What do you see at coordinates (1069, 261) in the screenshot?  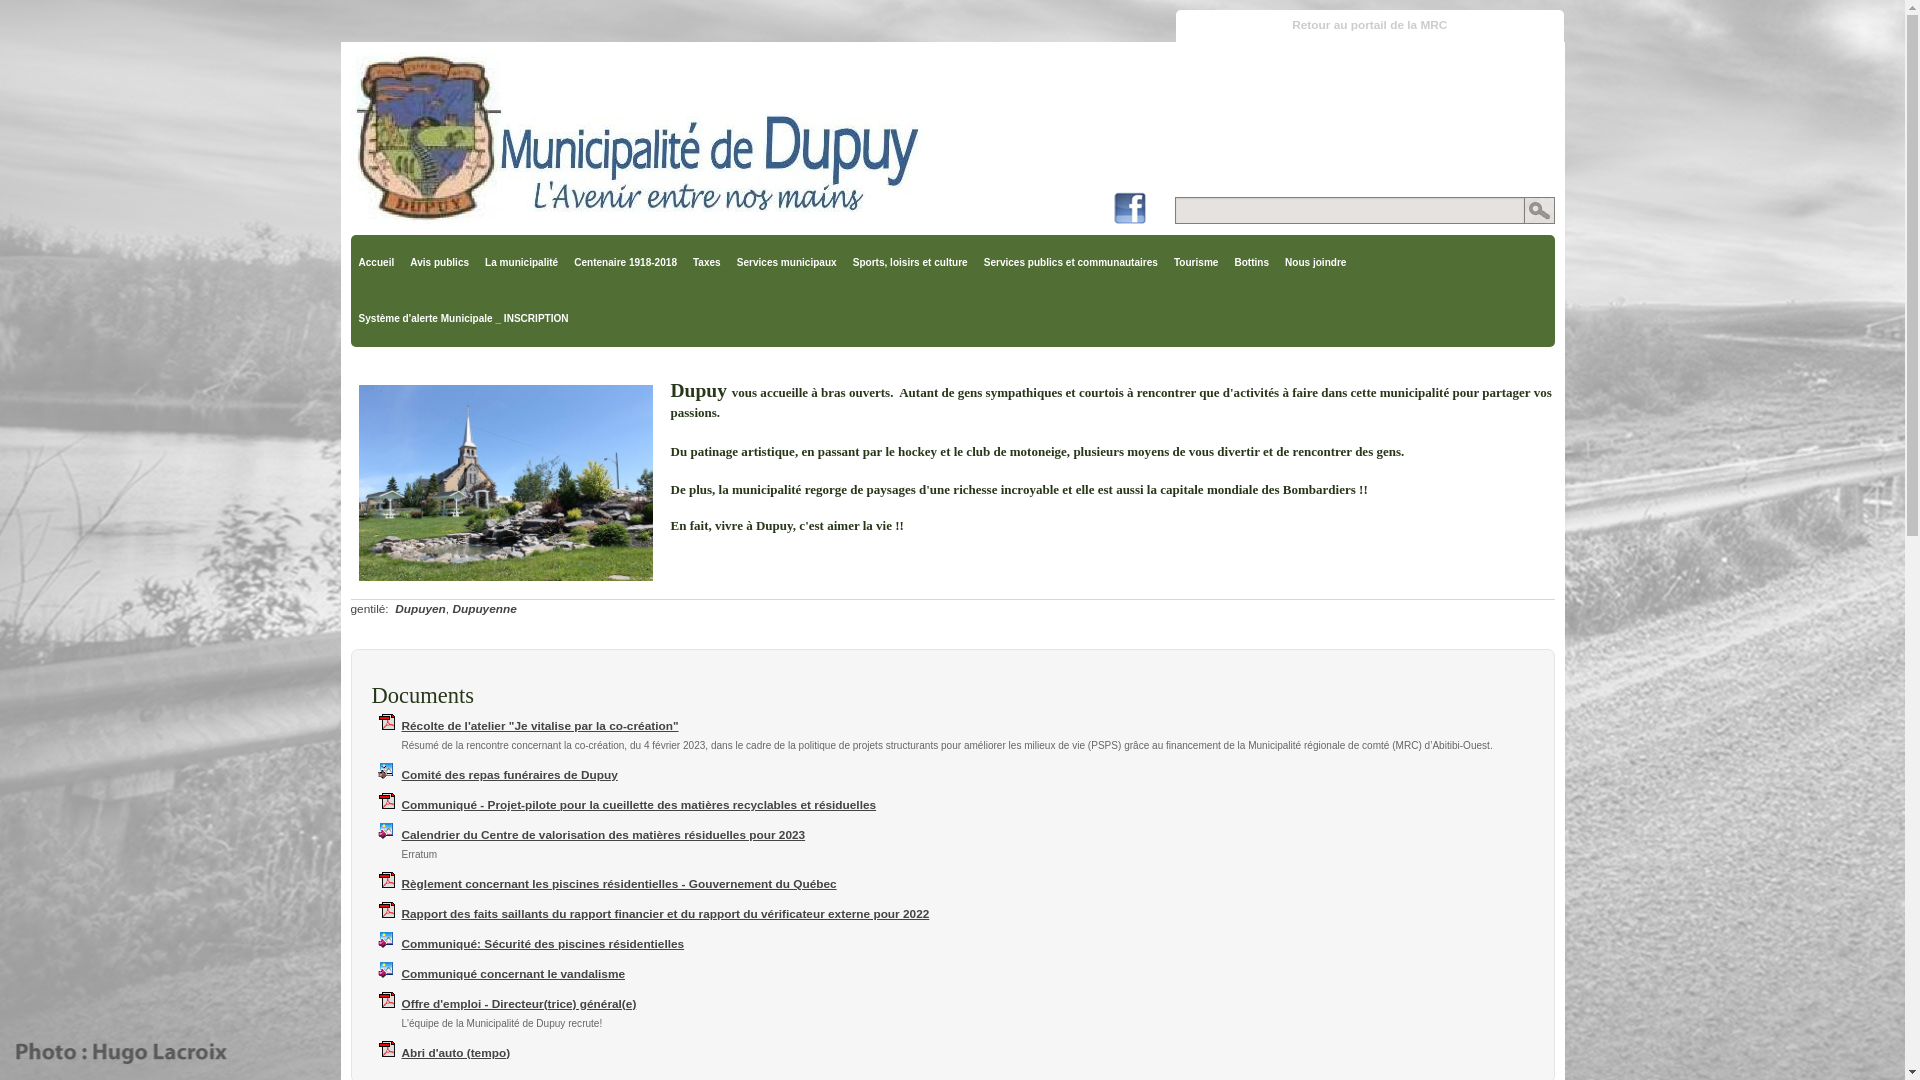 I see `'Services publics et communautaires'` at bounding box center [1069, 261].